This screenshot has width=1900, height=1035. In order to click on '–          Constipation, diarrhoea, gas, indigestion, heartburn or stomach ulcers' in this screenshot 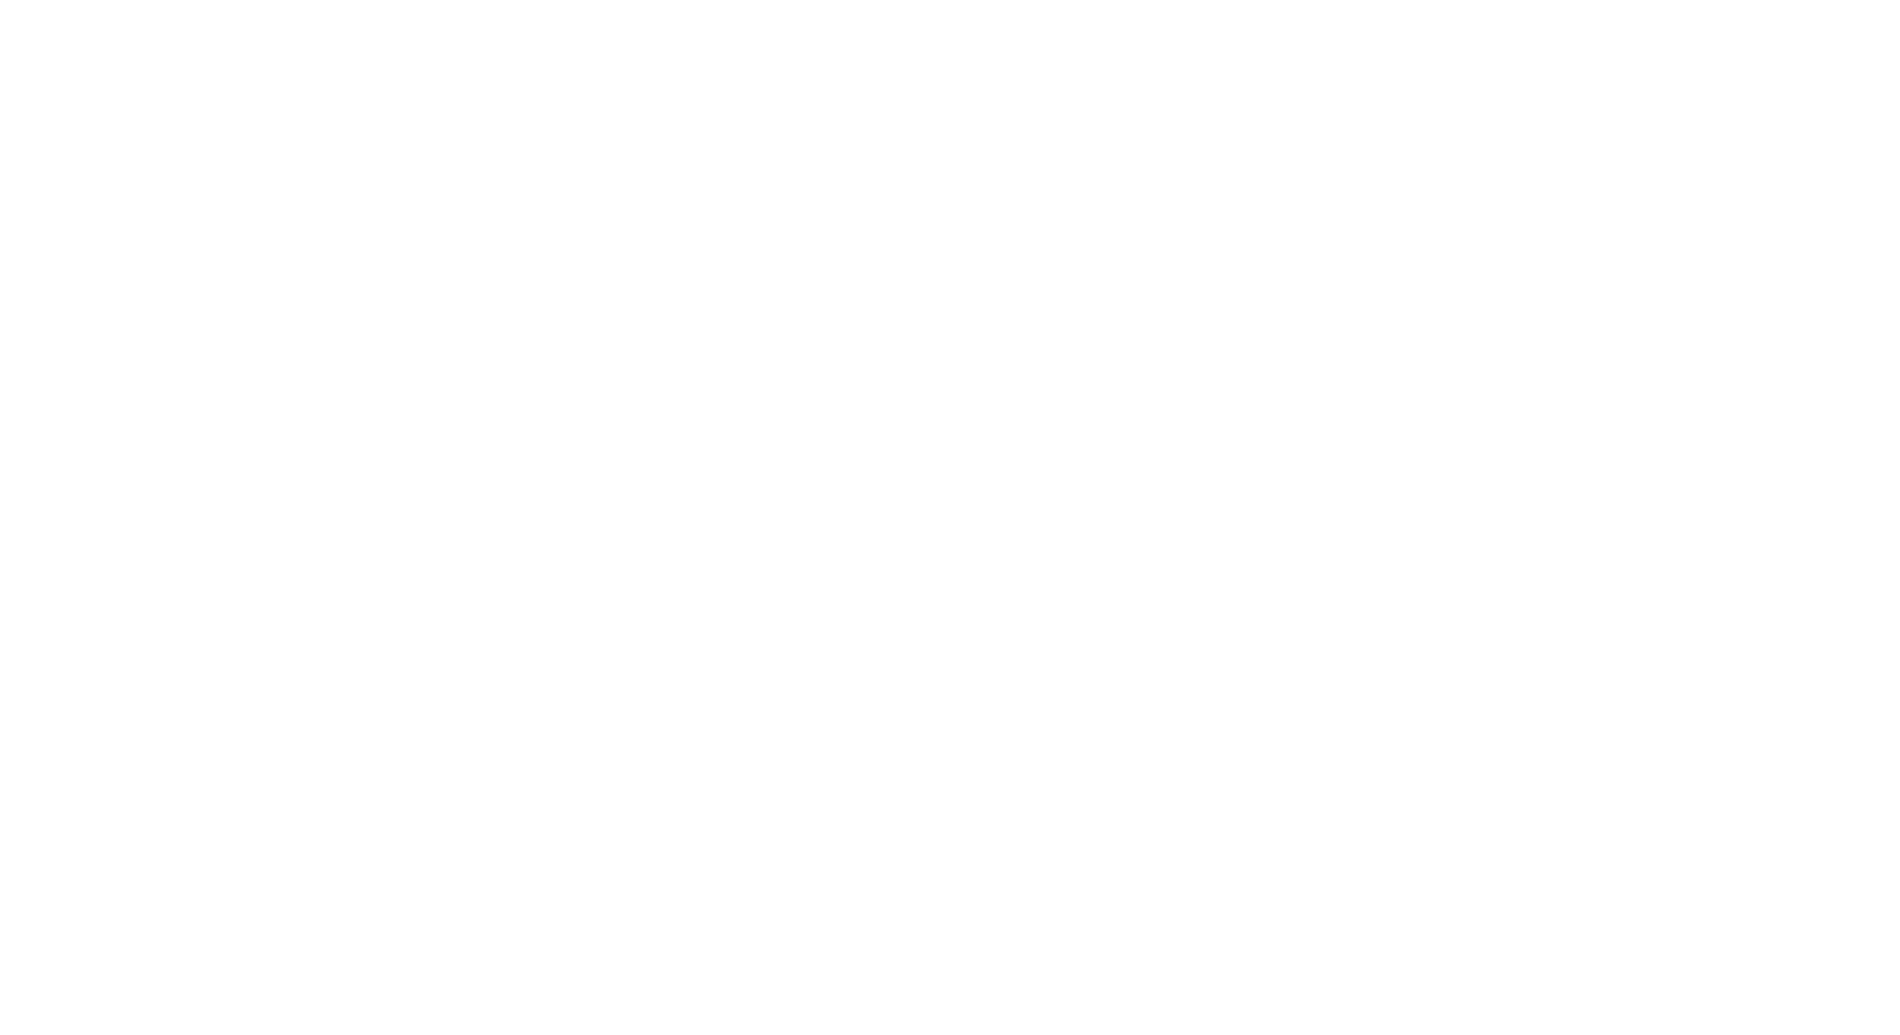, I will do `click(389, 178)`.